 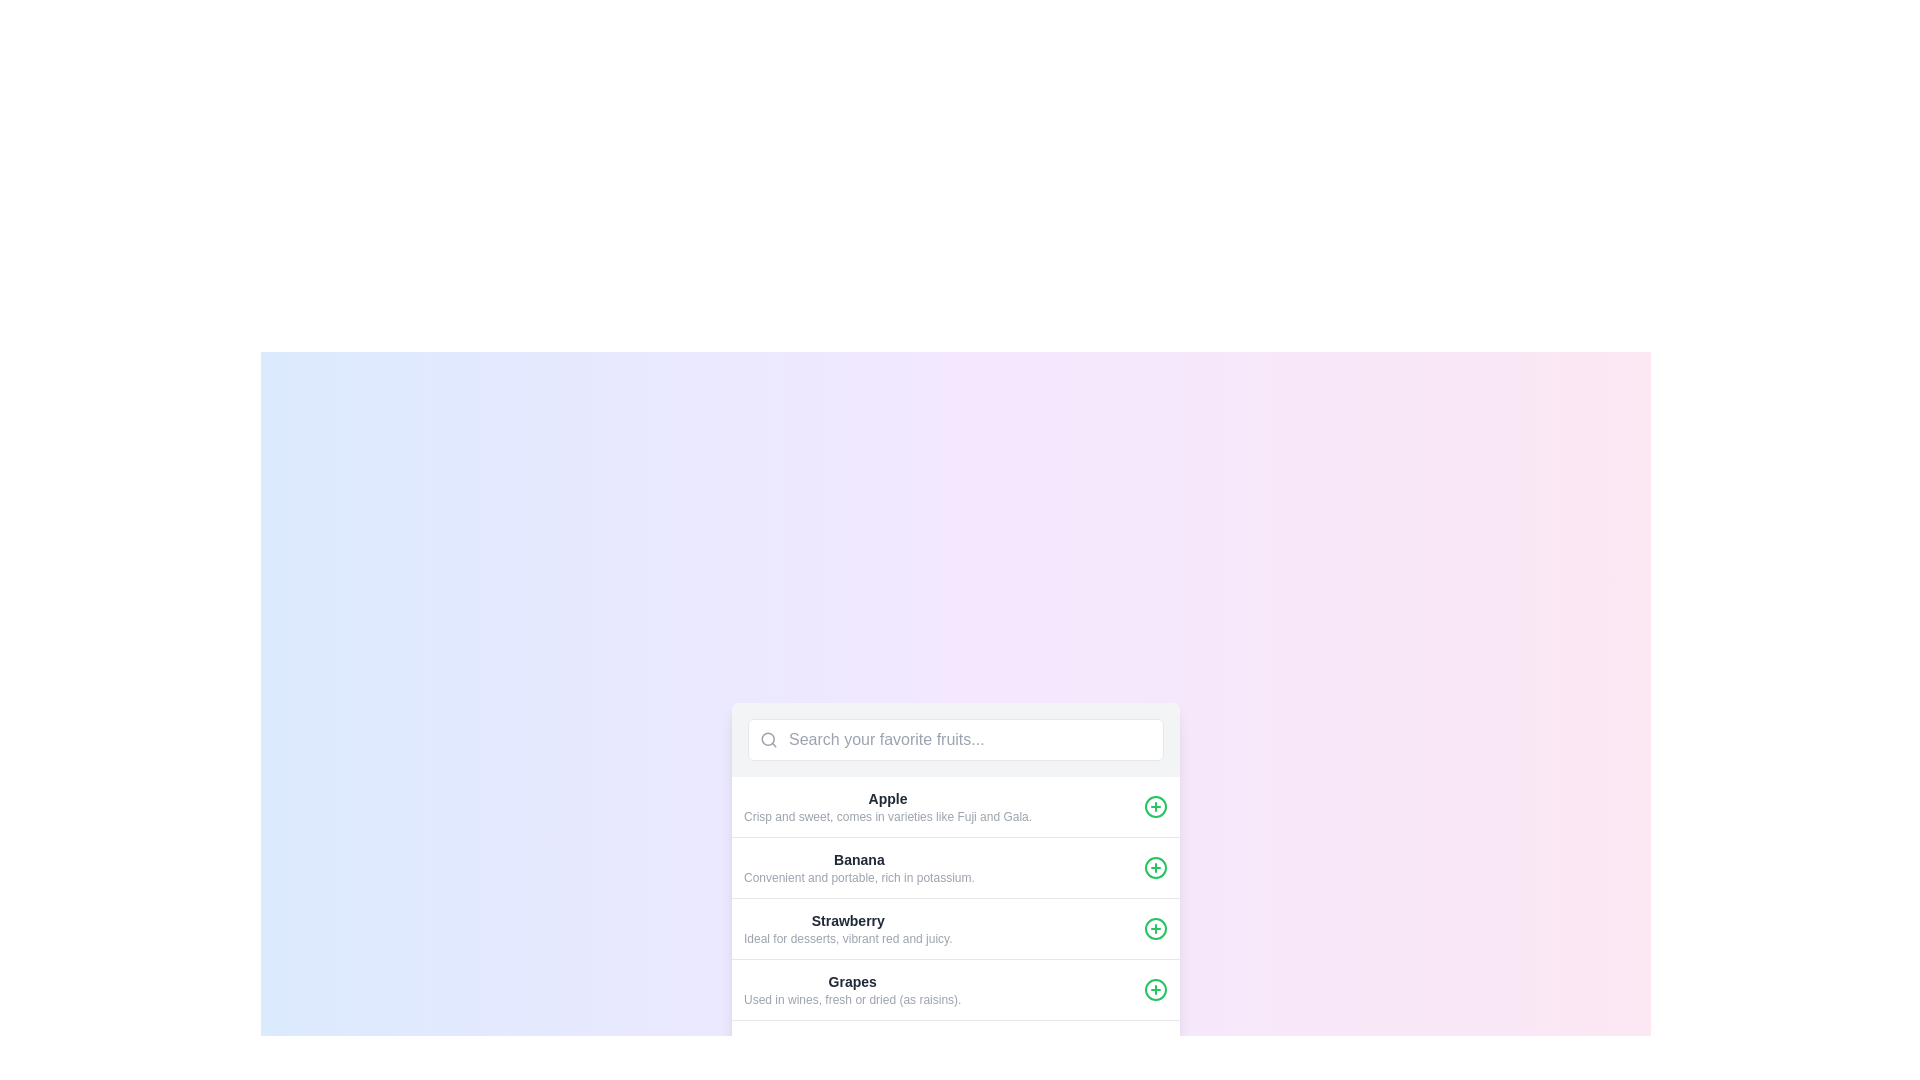 What do you see at coordinates (954, 740) in the screenshot?
I see `the search input field that features a magnifying glass icon and the placeholder text 'Search your favorite fruits...'` at bounding box center [954, 740].